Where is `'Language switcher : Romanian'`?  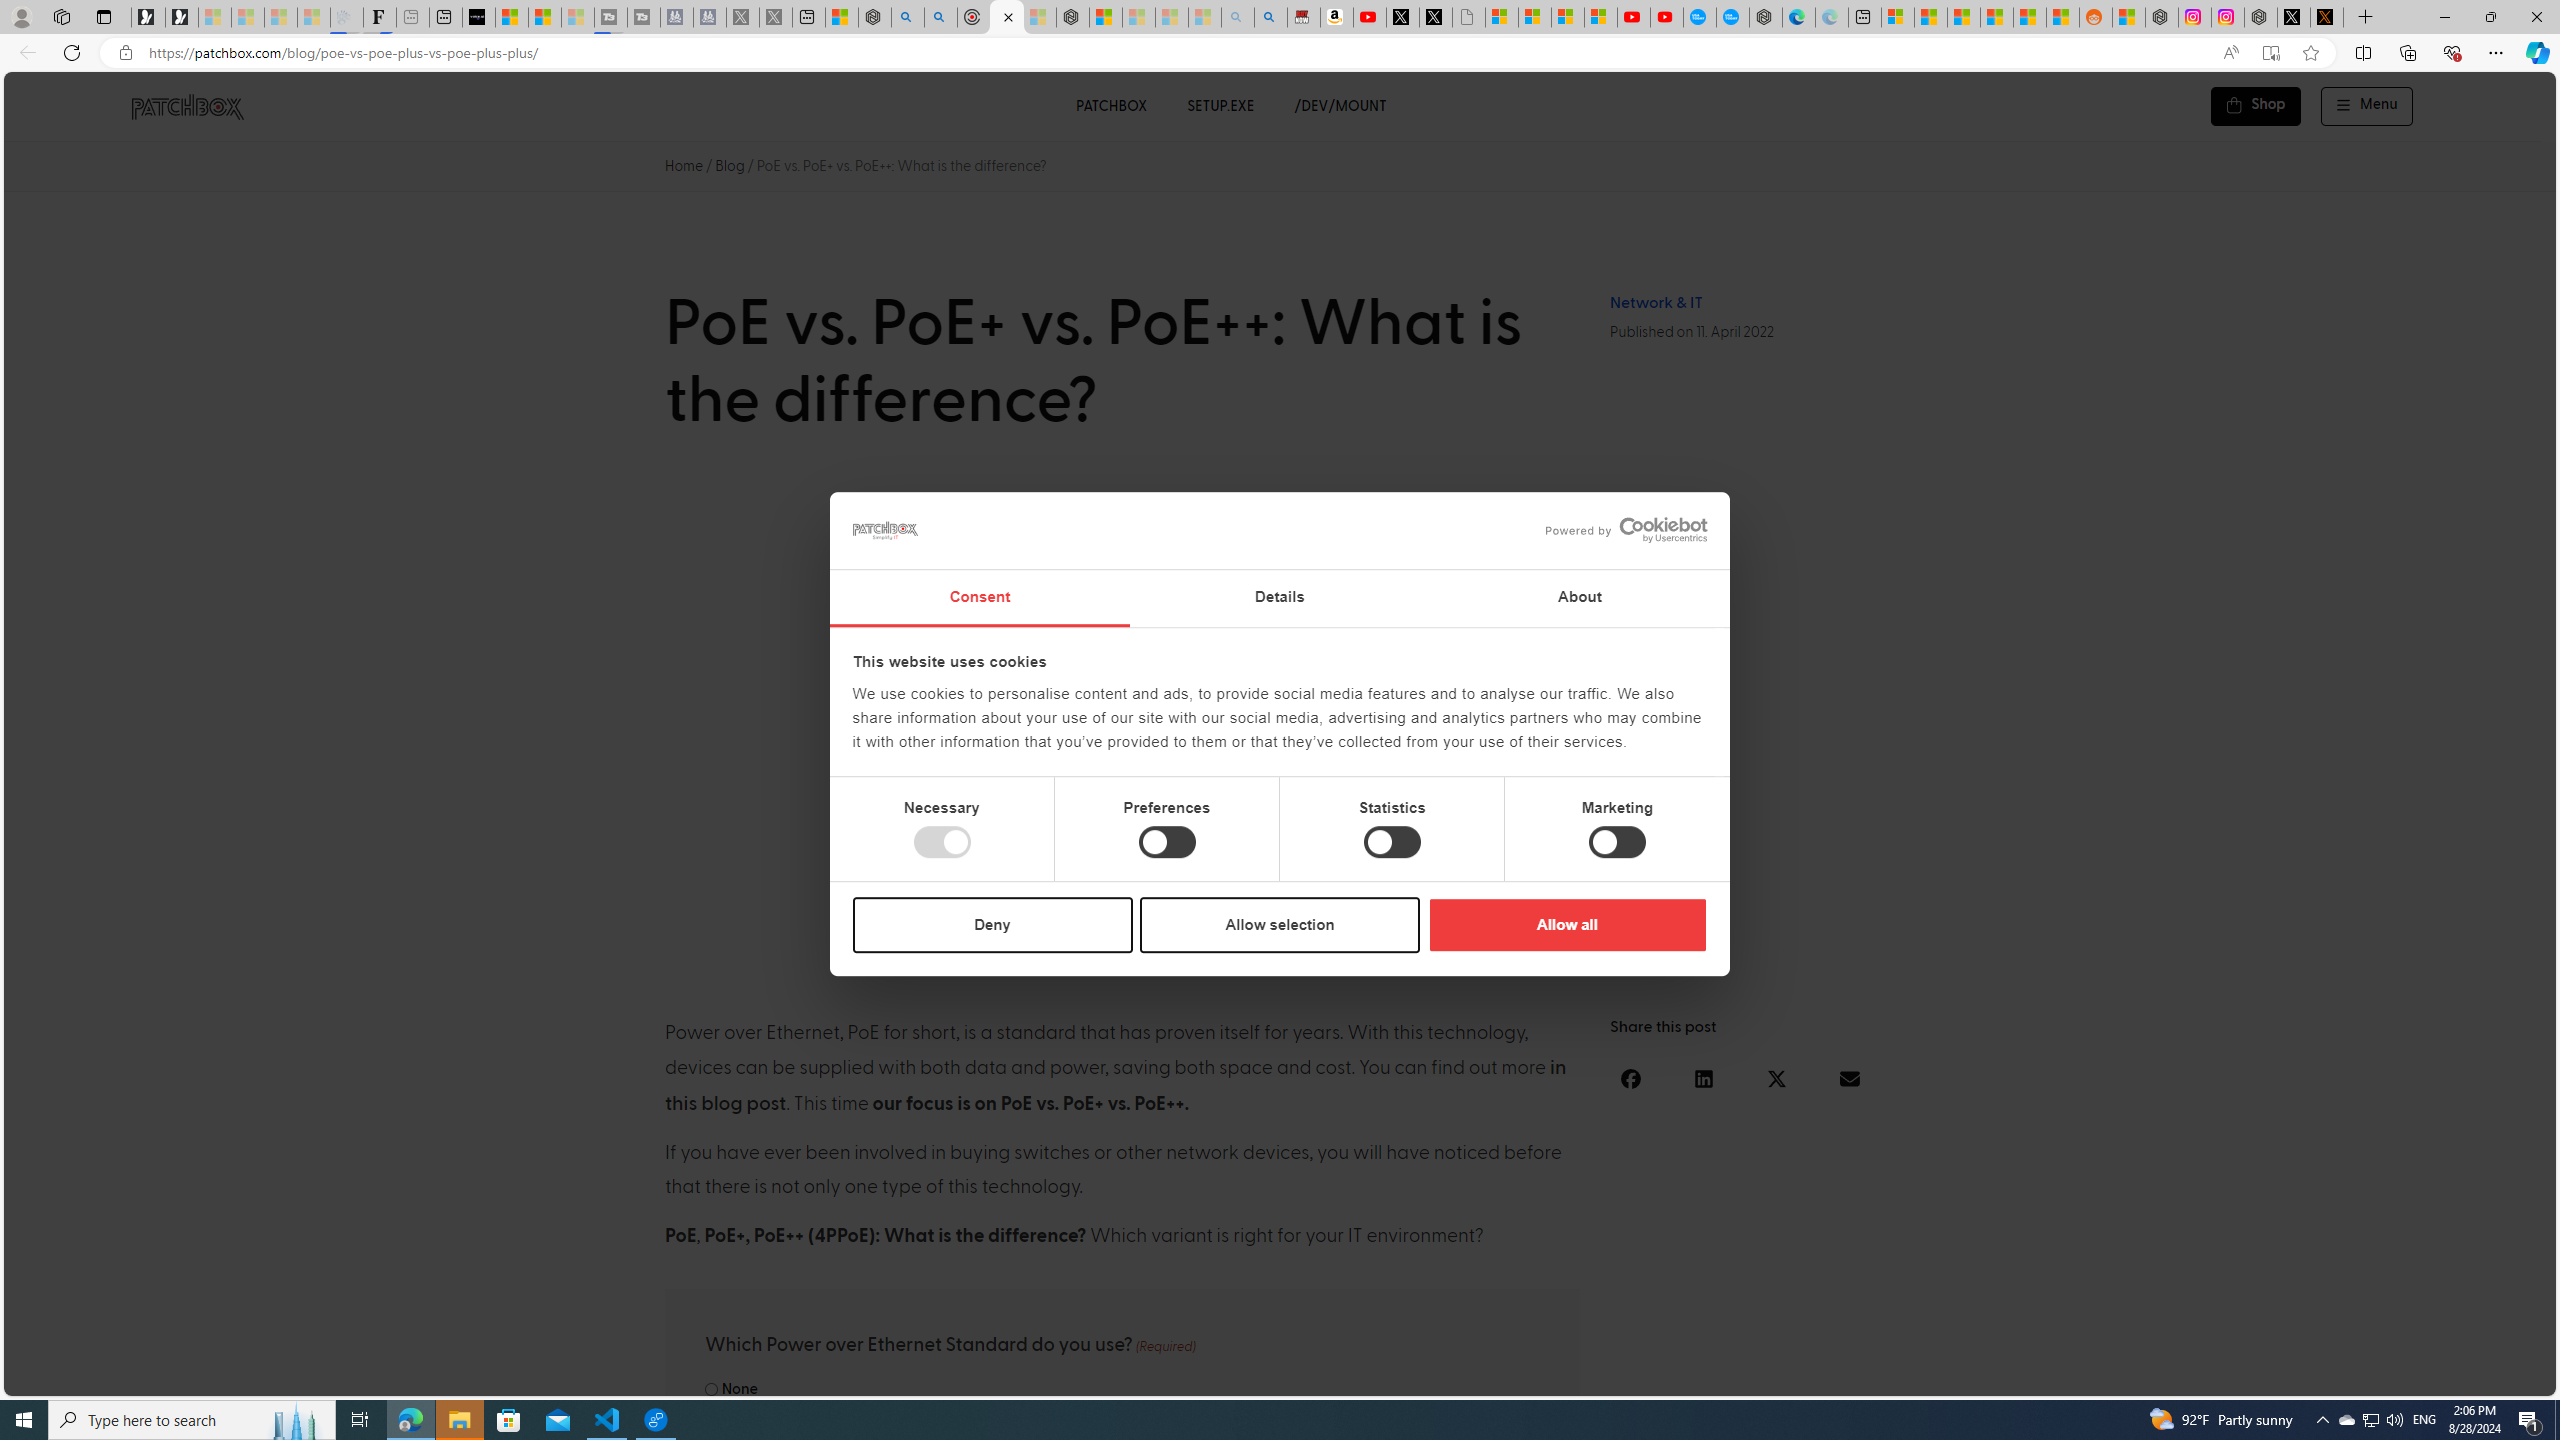
'Language switcher : Romanian' is located at coordinates (2405, 1376).